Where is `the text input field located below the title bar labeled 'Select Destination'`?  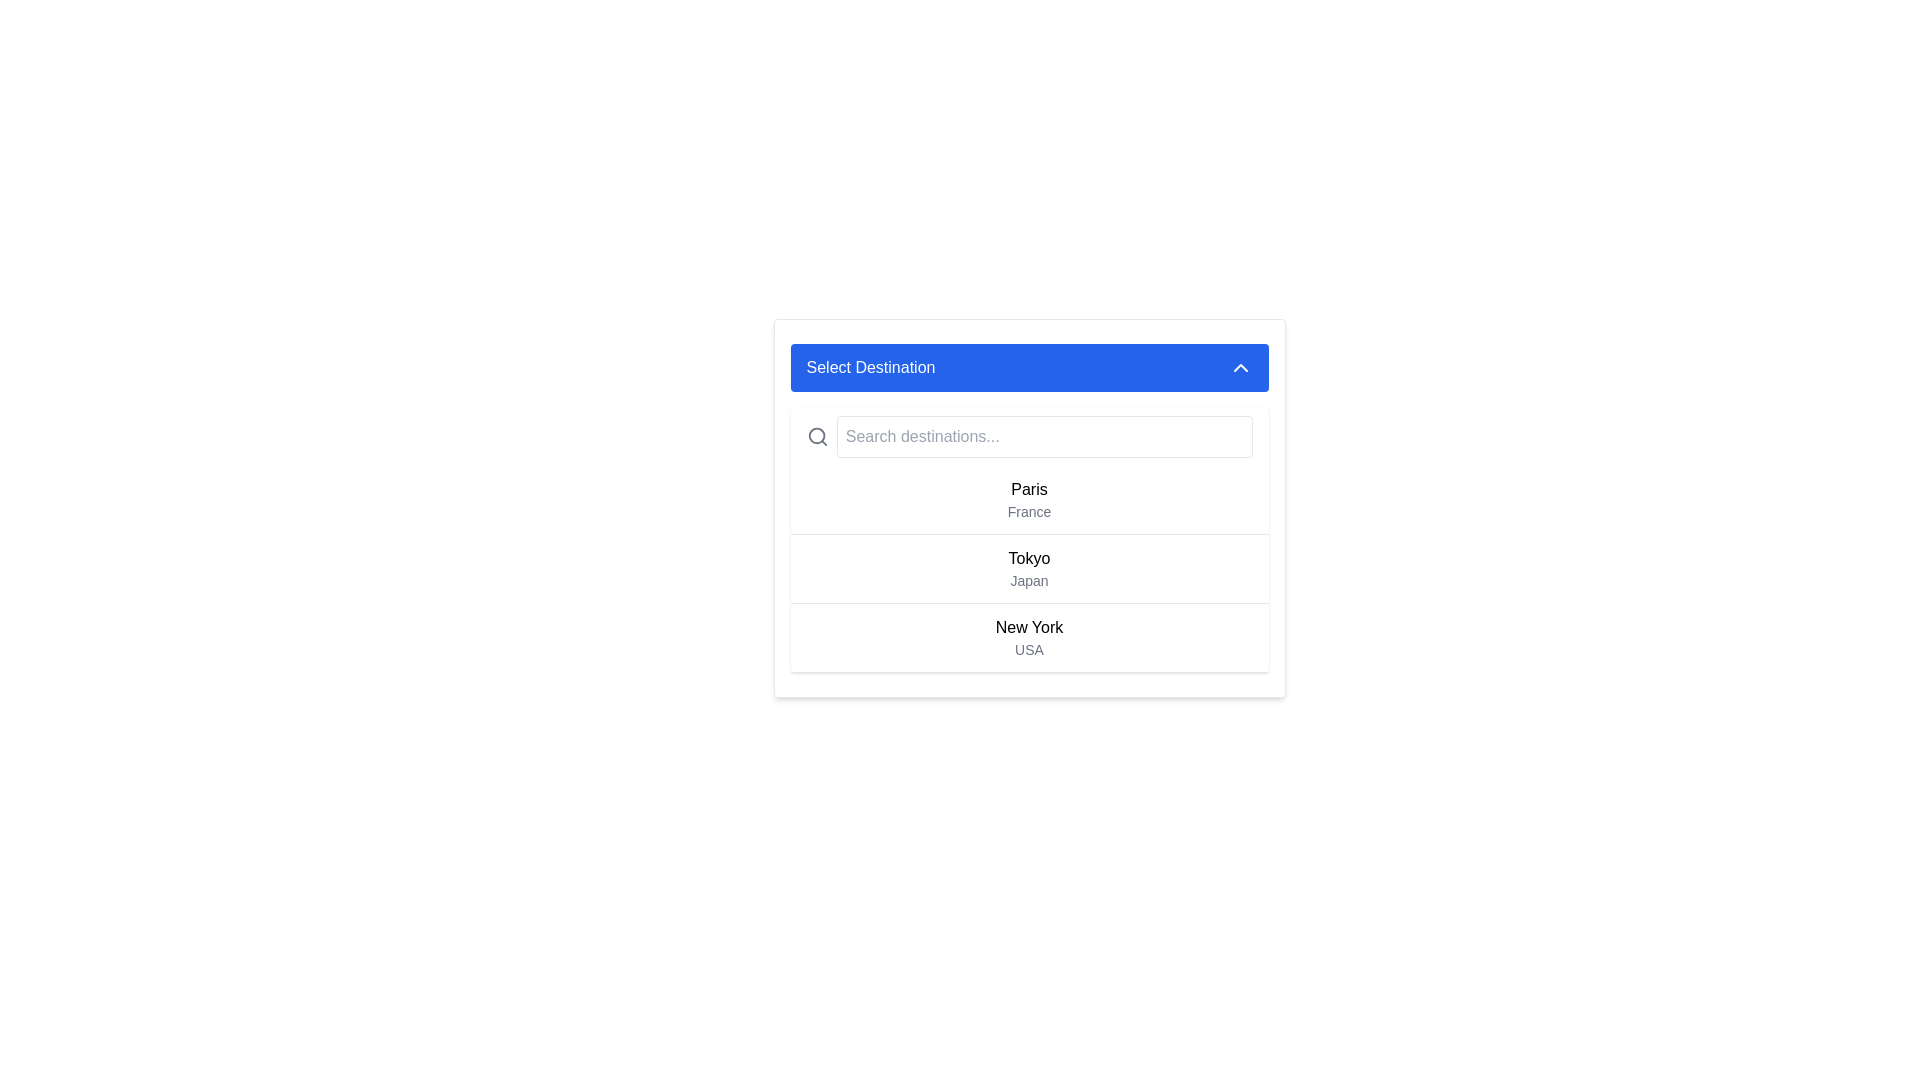 the text input field located below the title bar labeled 'Select Destination' is located at coordinates (1029, 435).